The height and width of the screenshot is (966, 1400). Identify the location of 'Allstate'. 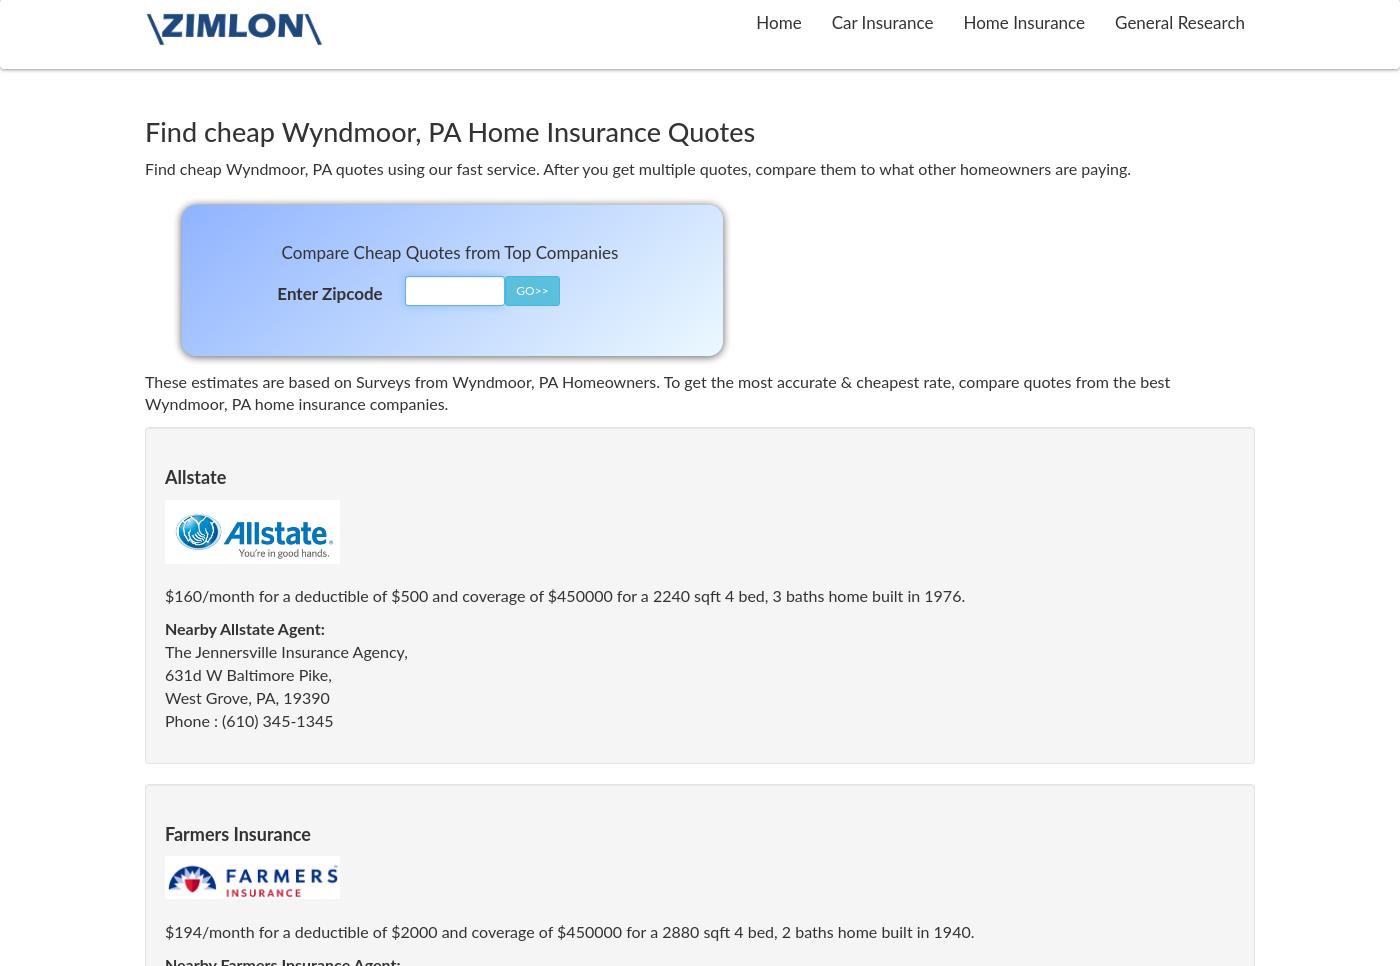
(195, 479).